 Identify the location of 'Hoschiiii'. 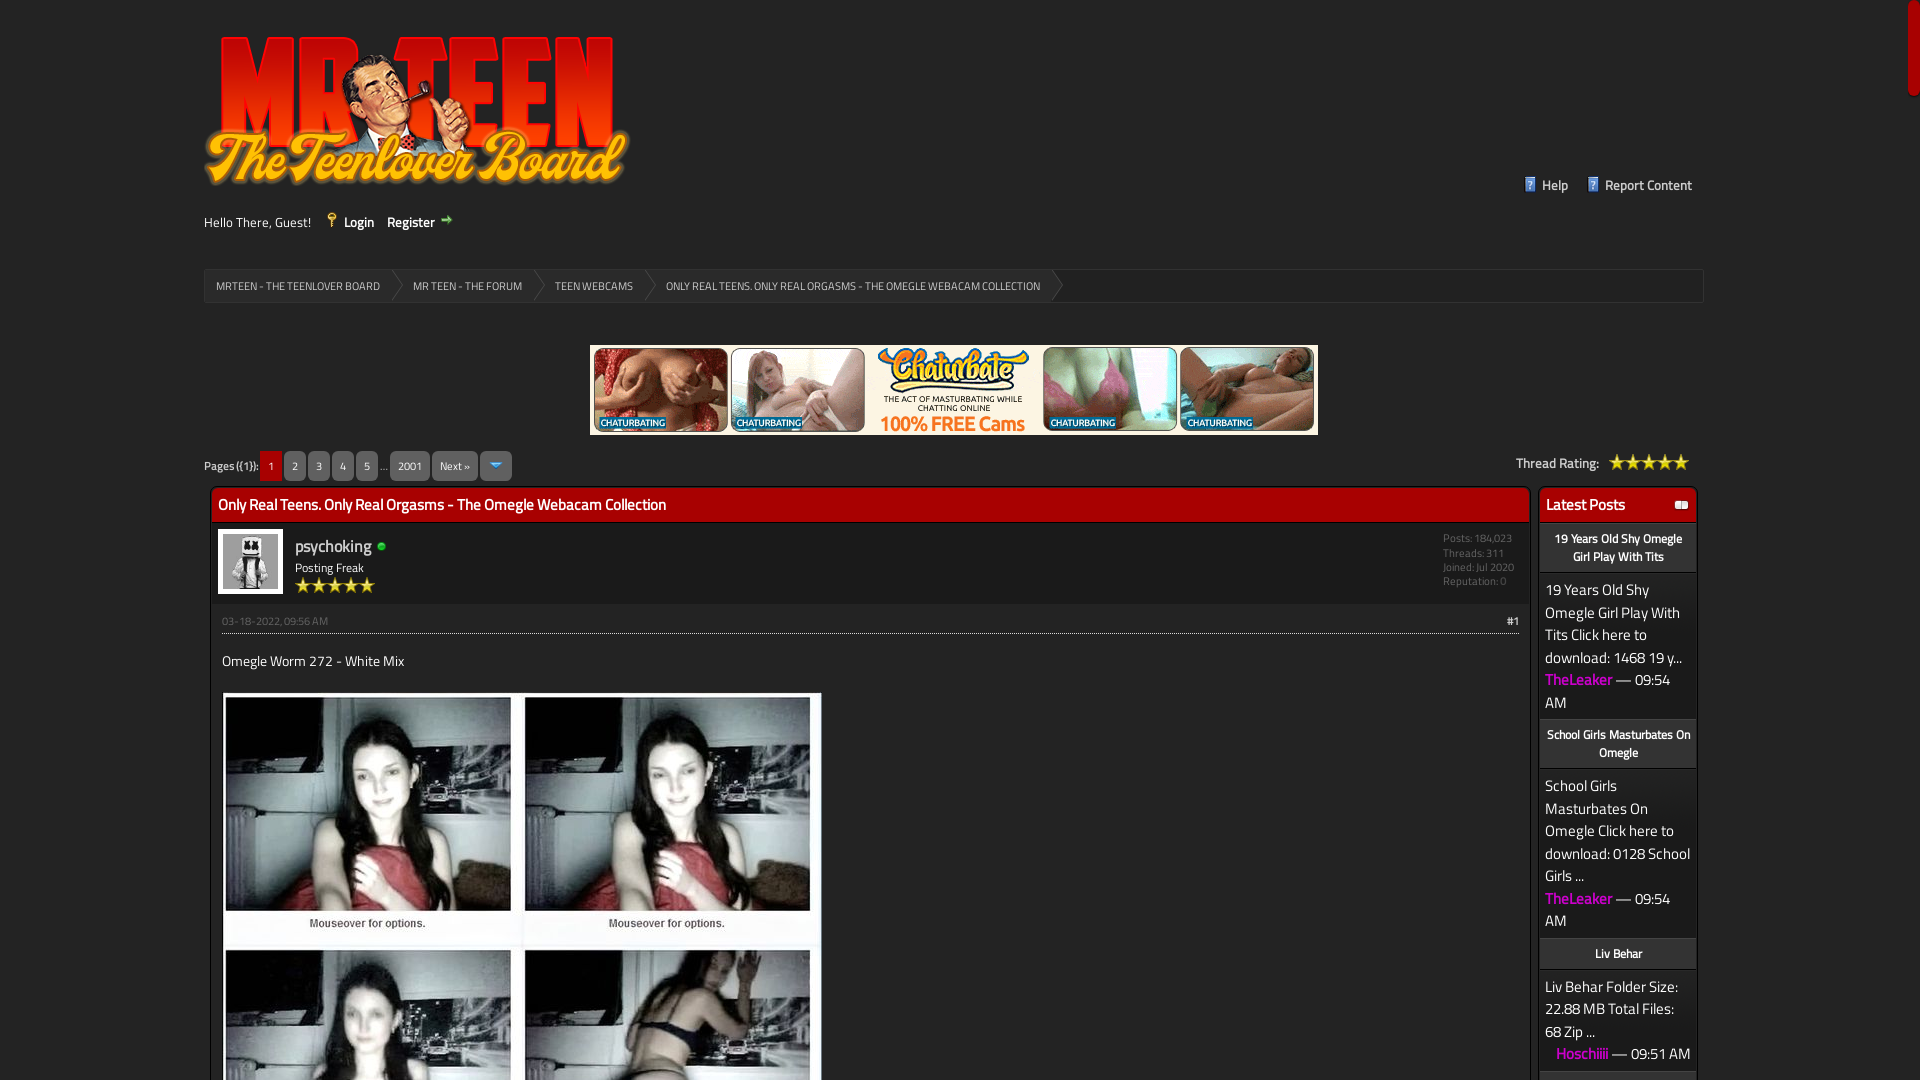
(1581, 1052).